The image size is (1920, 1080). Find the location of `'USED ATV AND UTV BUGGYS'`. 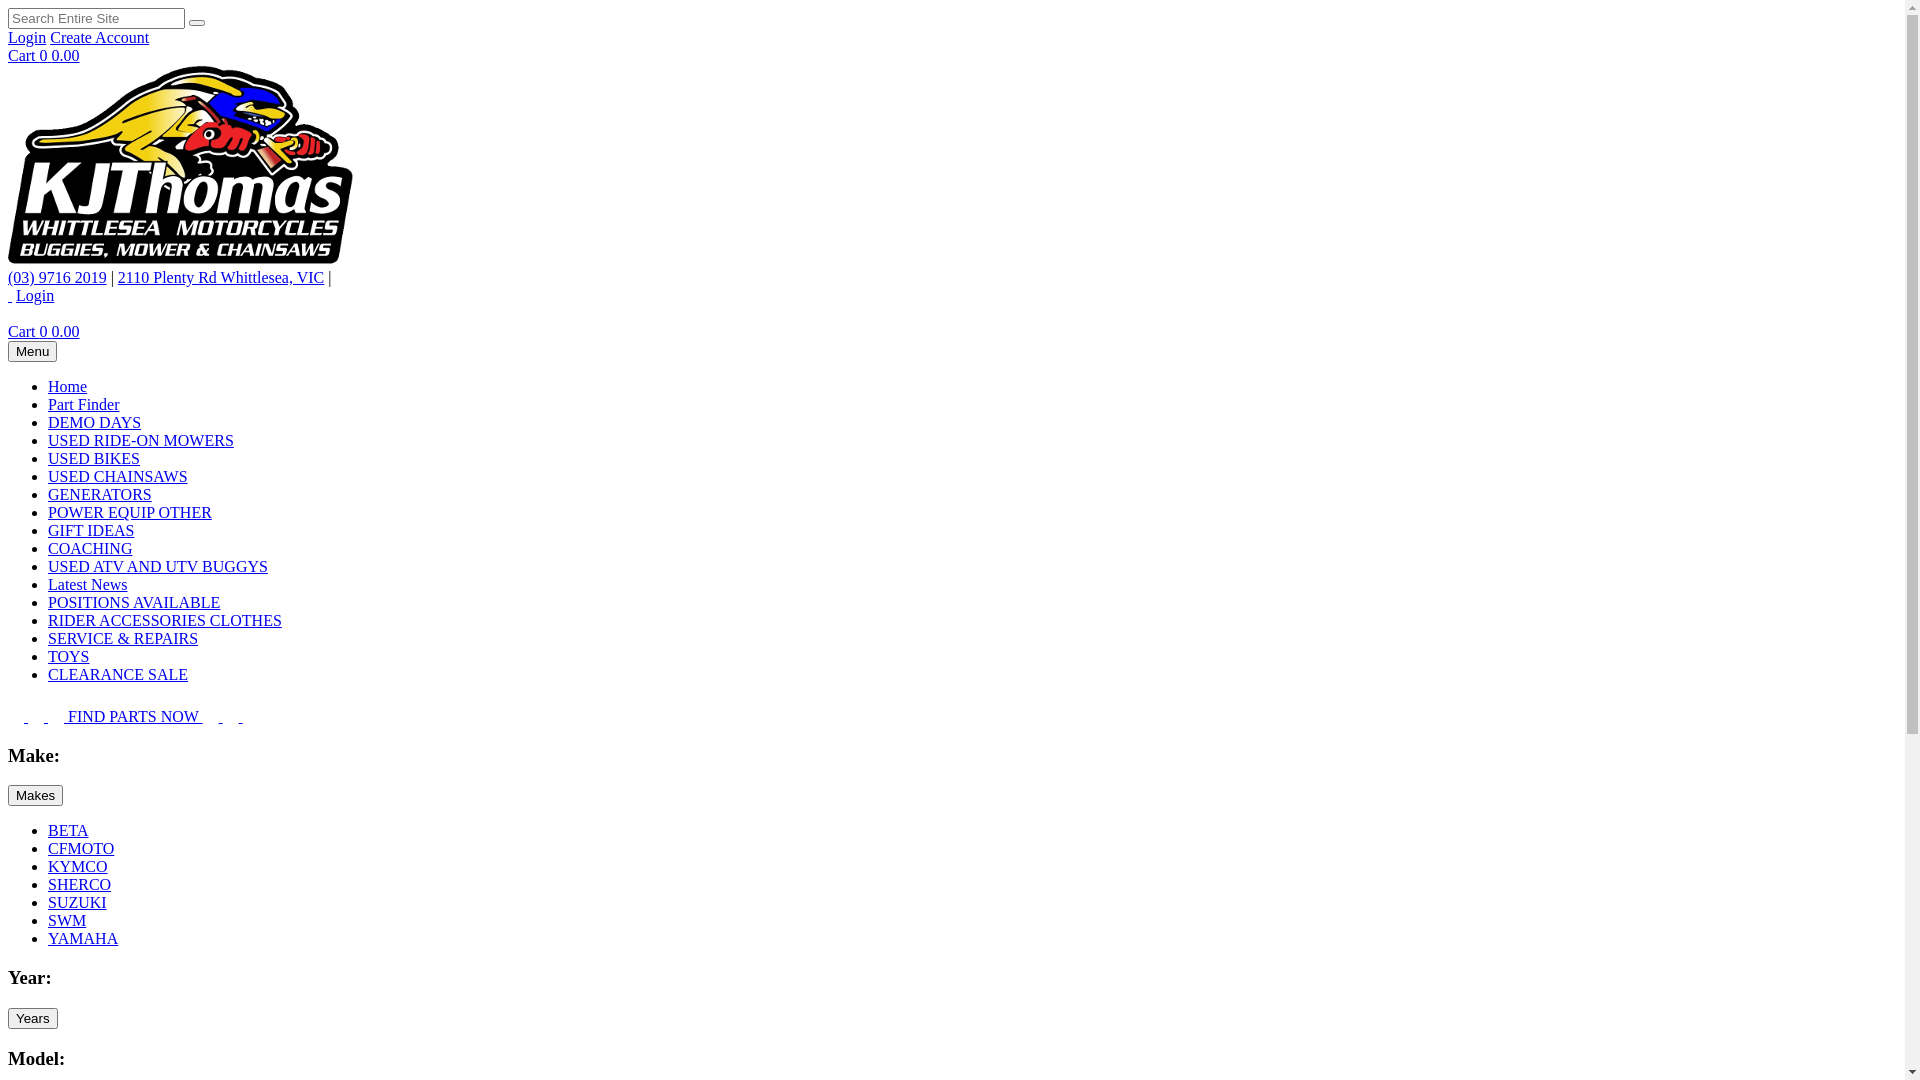

'USED ATV AND UTV BUGGYS' is located at coordinates (157, 566).